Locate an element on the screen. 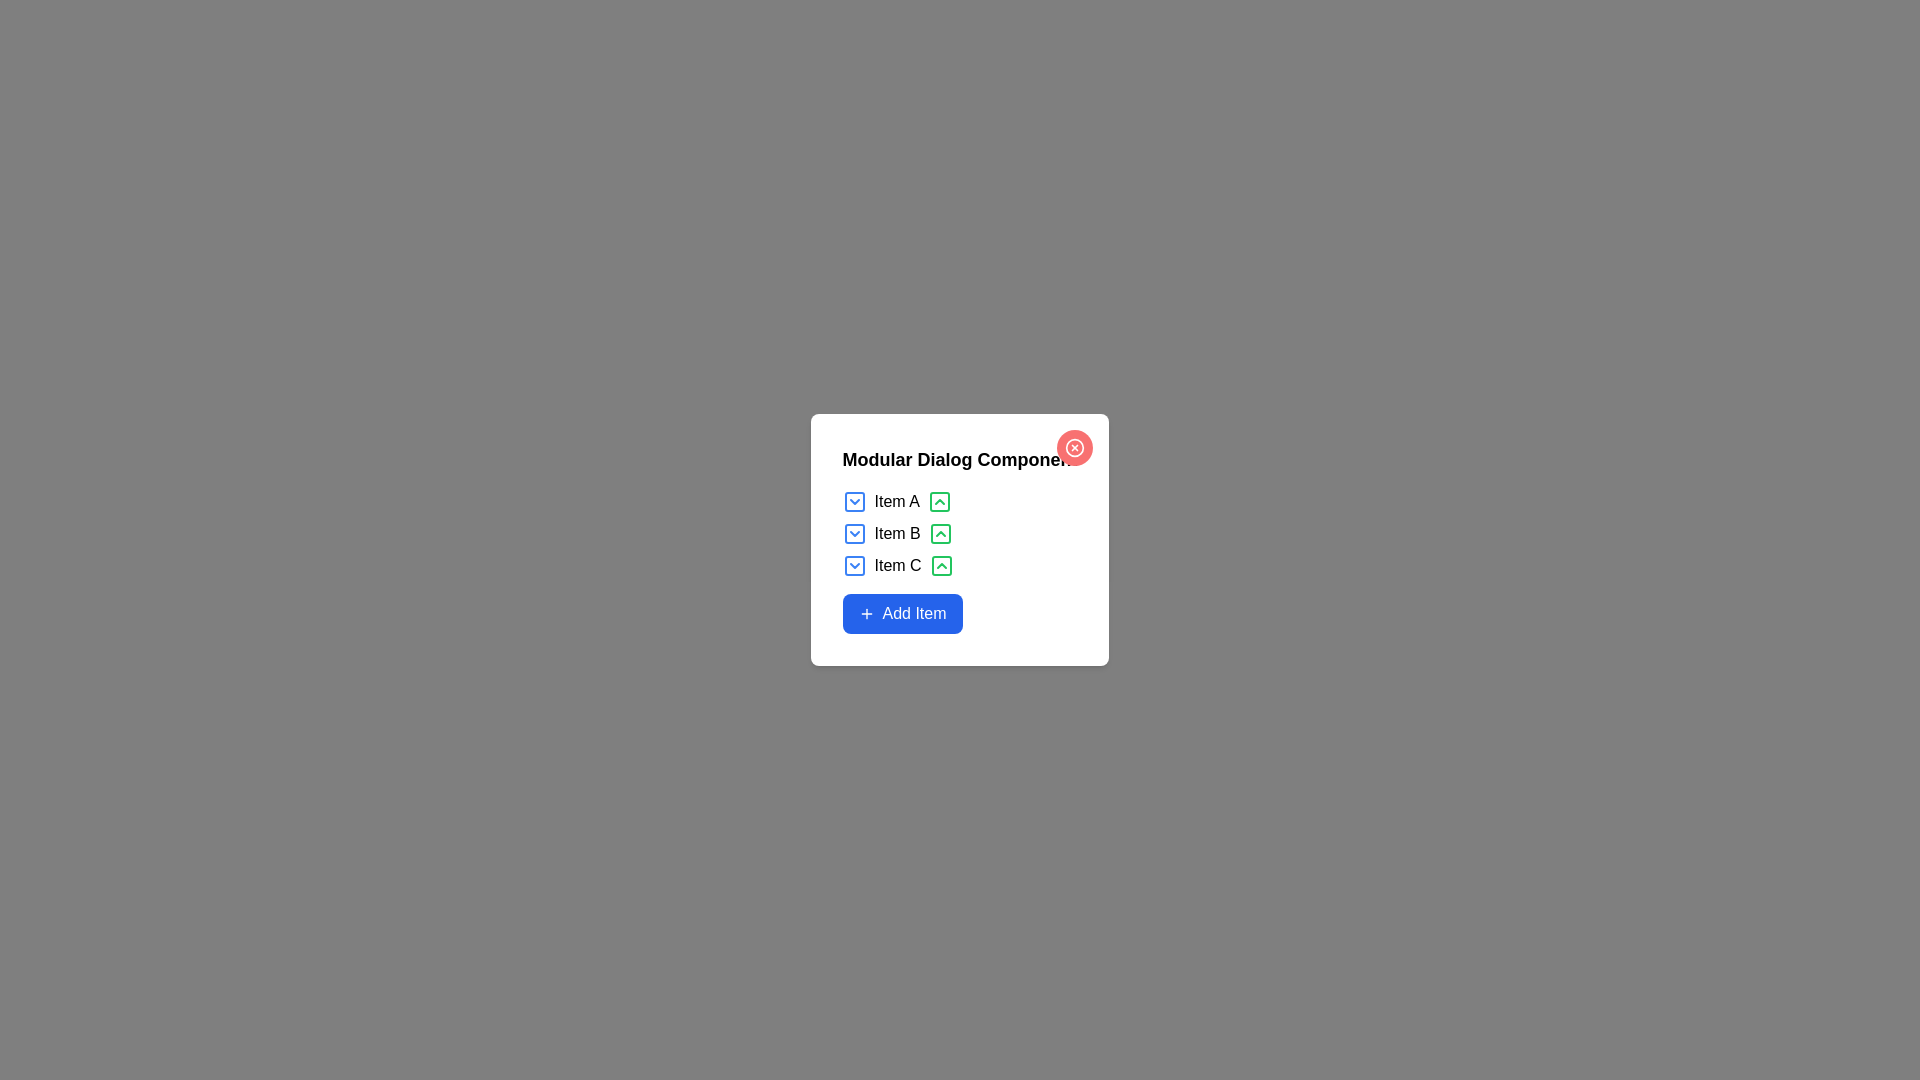 Image resolution: width=1920 pixels, height=1080 pixels. up arrow of Item B is located at coordinates (939, 532).